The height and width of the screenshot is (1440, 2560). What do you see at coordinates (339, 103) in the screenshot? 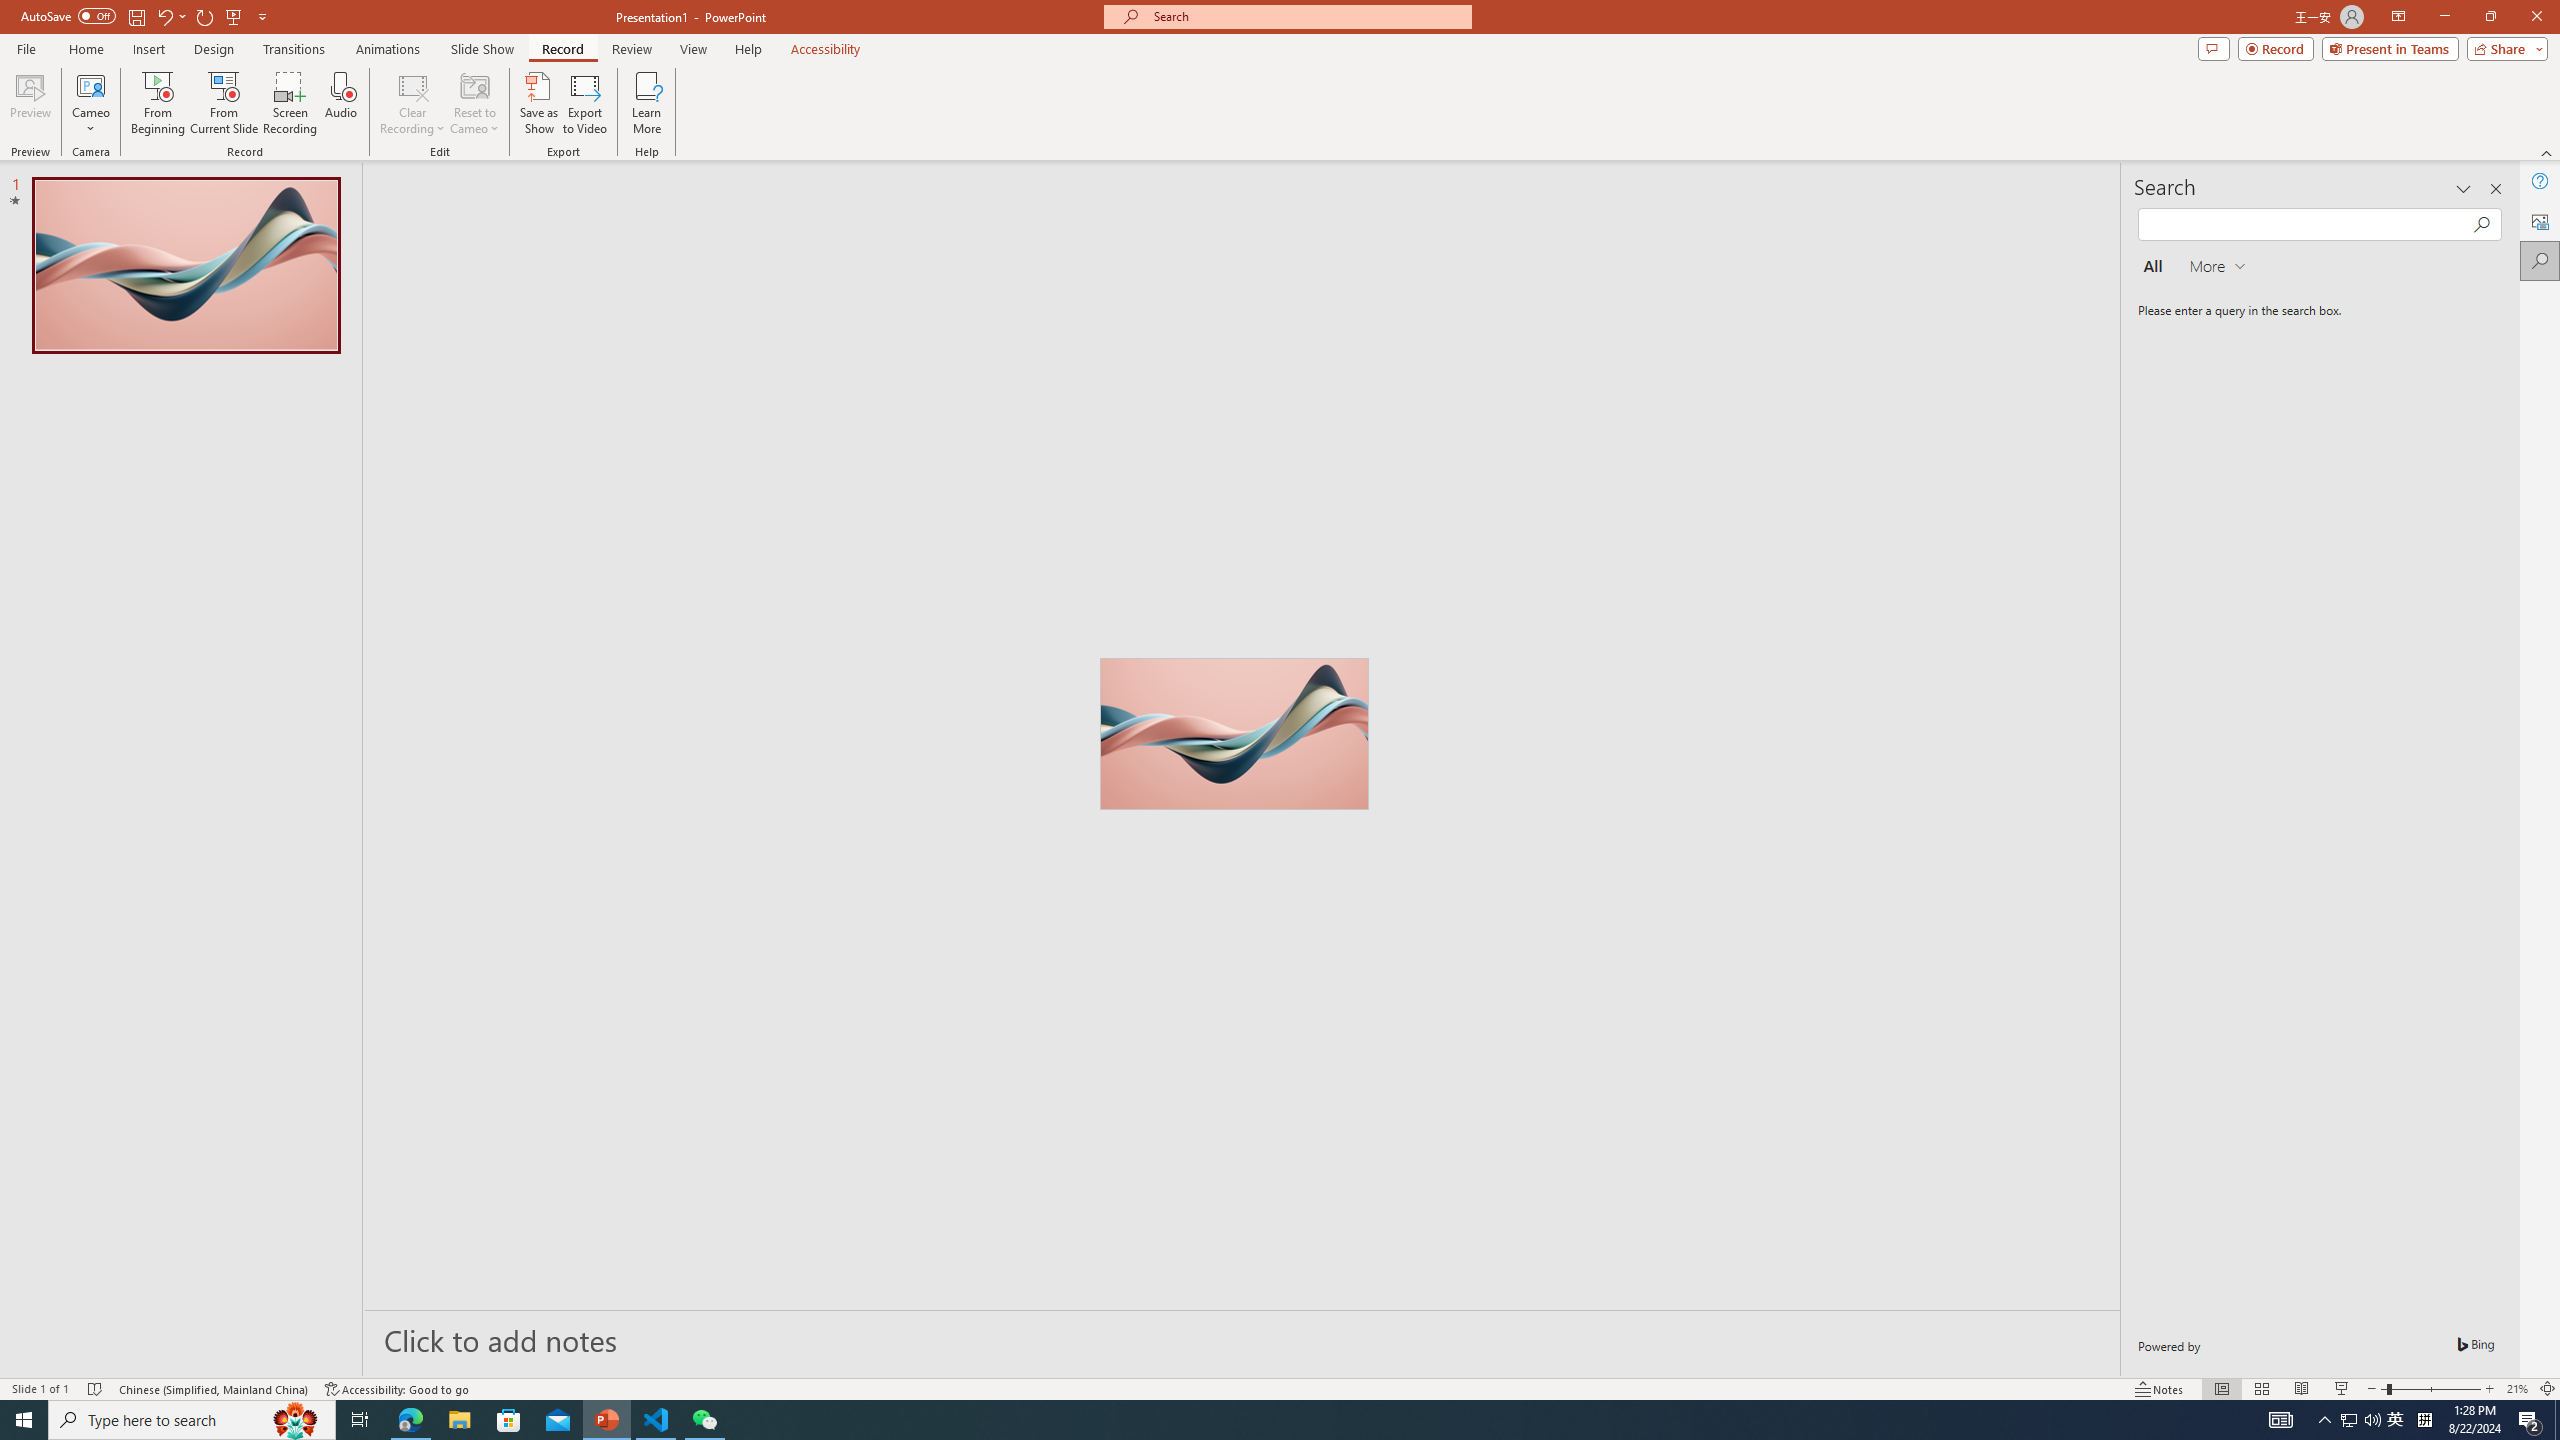
I see `'Audio'` at bounding box center [339, 103].